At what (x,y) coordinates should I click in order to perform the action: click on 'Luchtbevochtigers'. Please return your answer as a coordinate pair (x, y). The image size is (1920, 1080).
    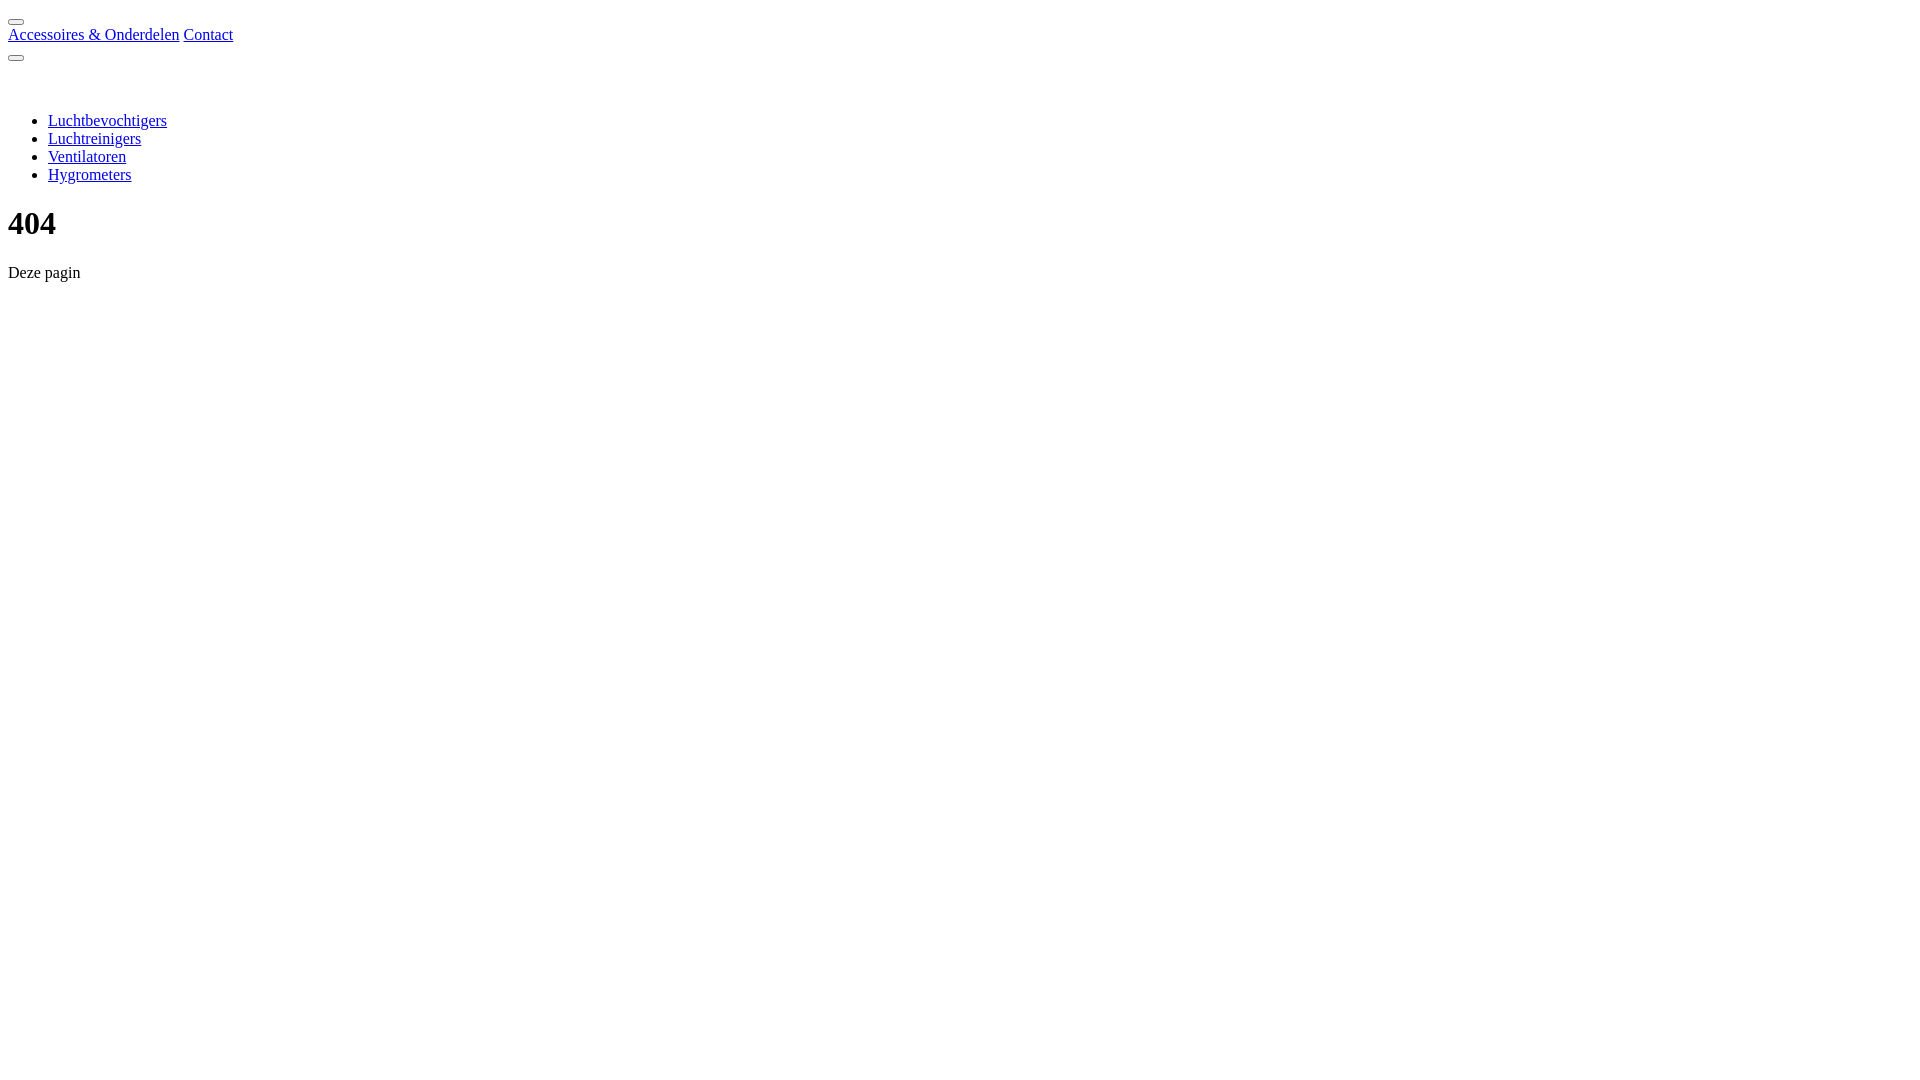
    Looking at the image, I should click on (106, 120).